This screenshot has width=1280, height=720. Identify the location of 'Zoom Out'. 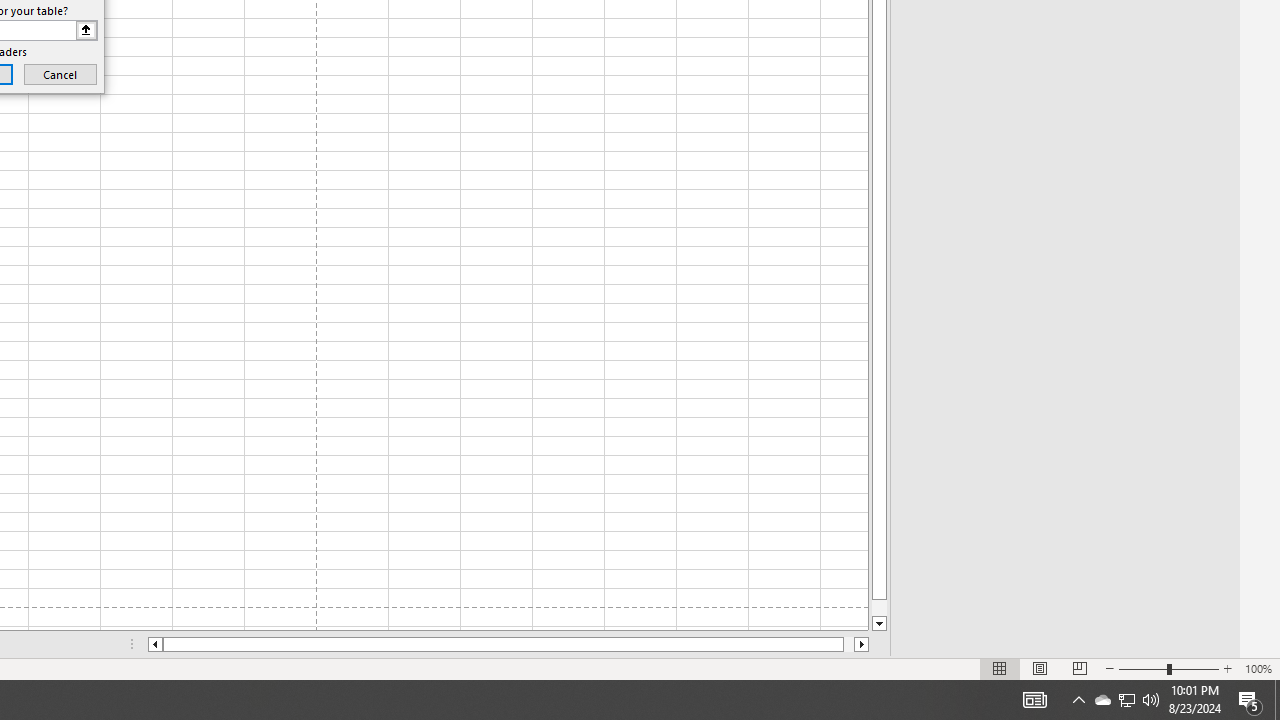
(1143, 669).